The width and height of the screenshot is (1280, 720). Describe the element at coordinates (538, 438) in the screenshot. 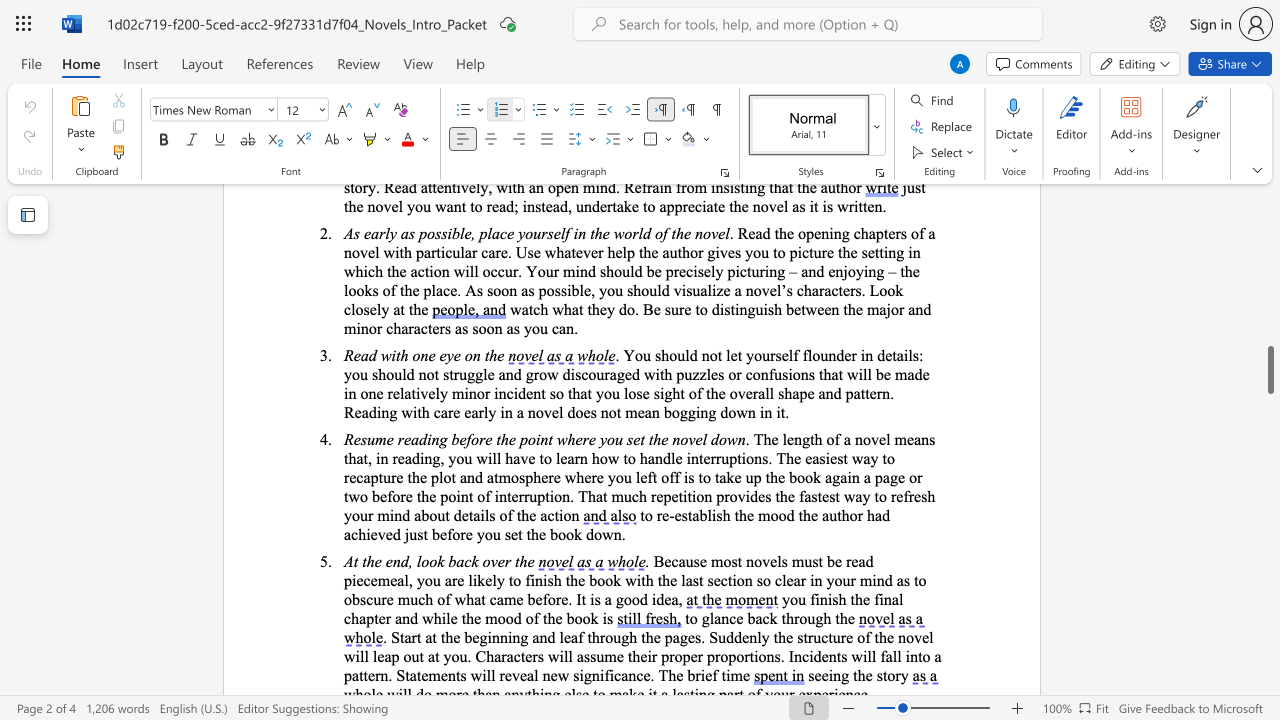

I see `the 2th character "i" in the text` at that location.